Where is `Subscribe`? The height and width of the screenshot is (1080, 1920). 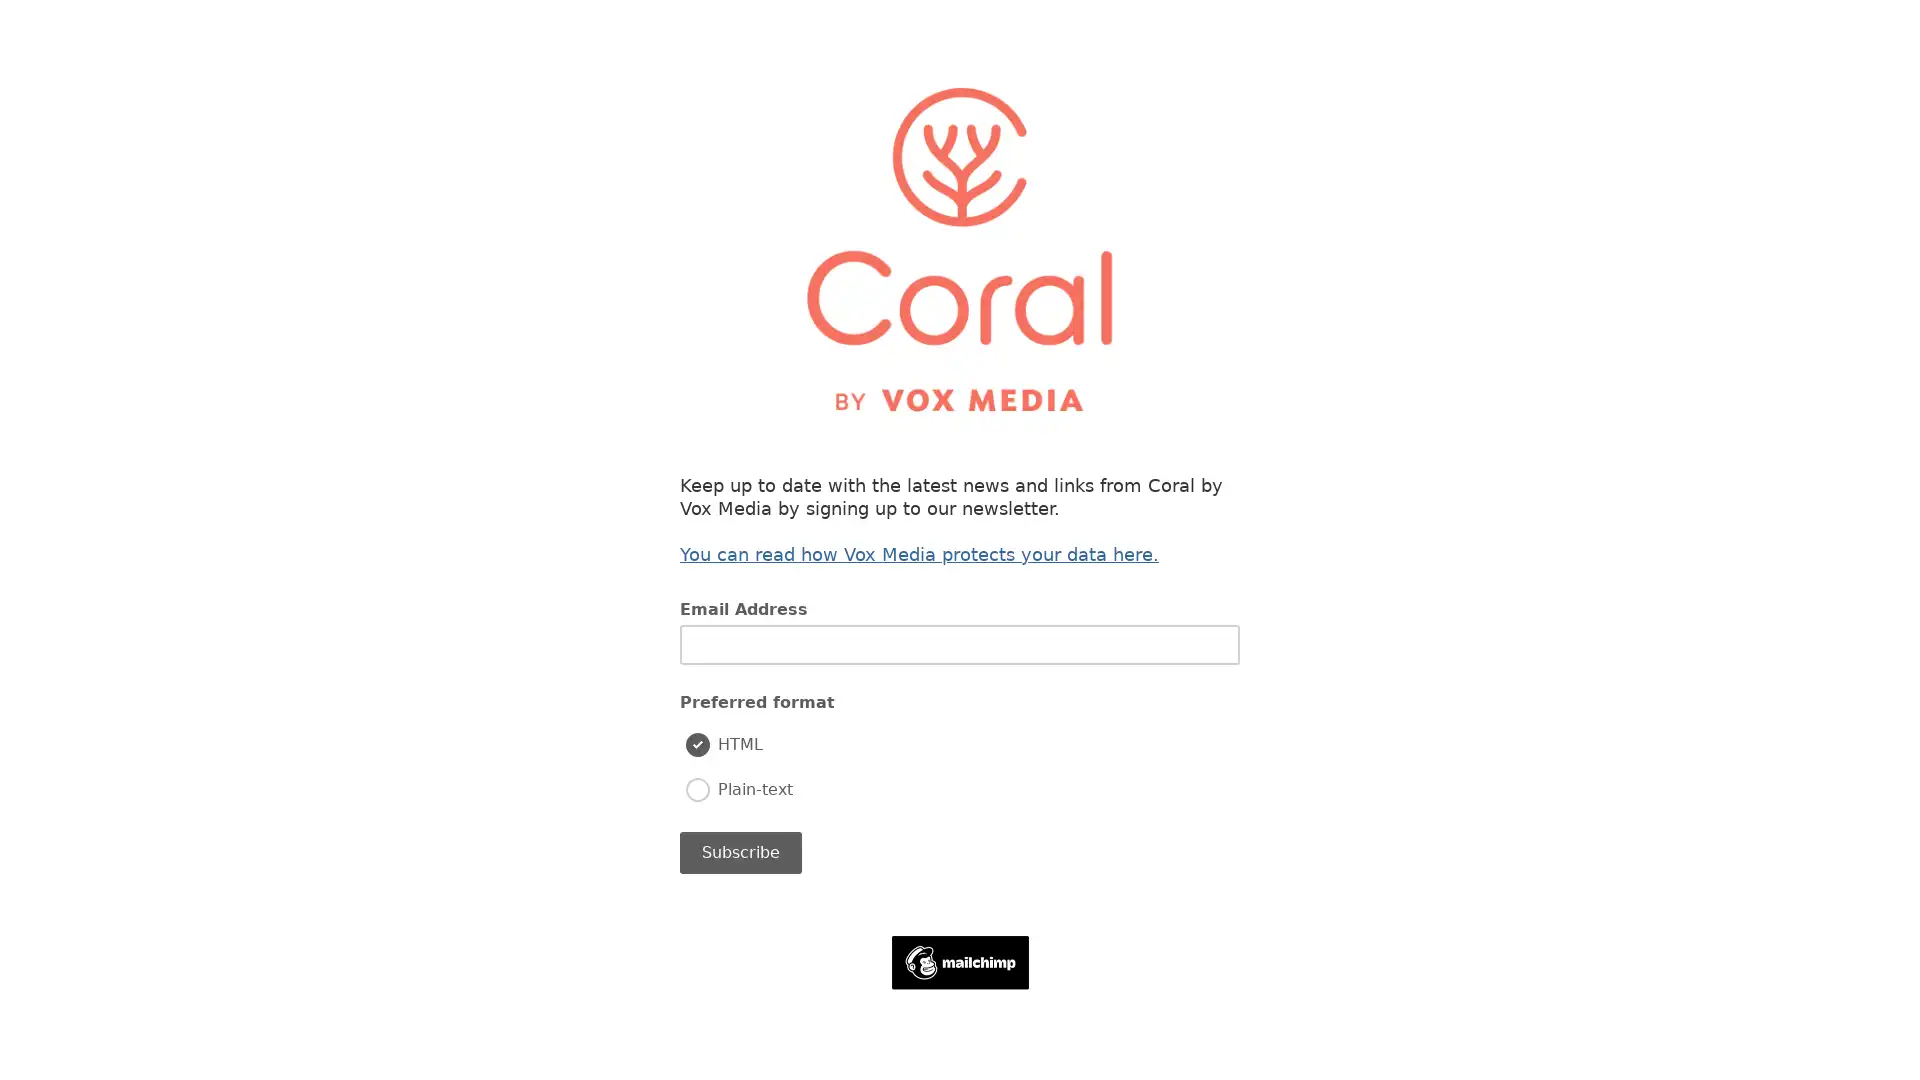
Subscribe is located at coordinates (739, 852).